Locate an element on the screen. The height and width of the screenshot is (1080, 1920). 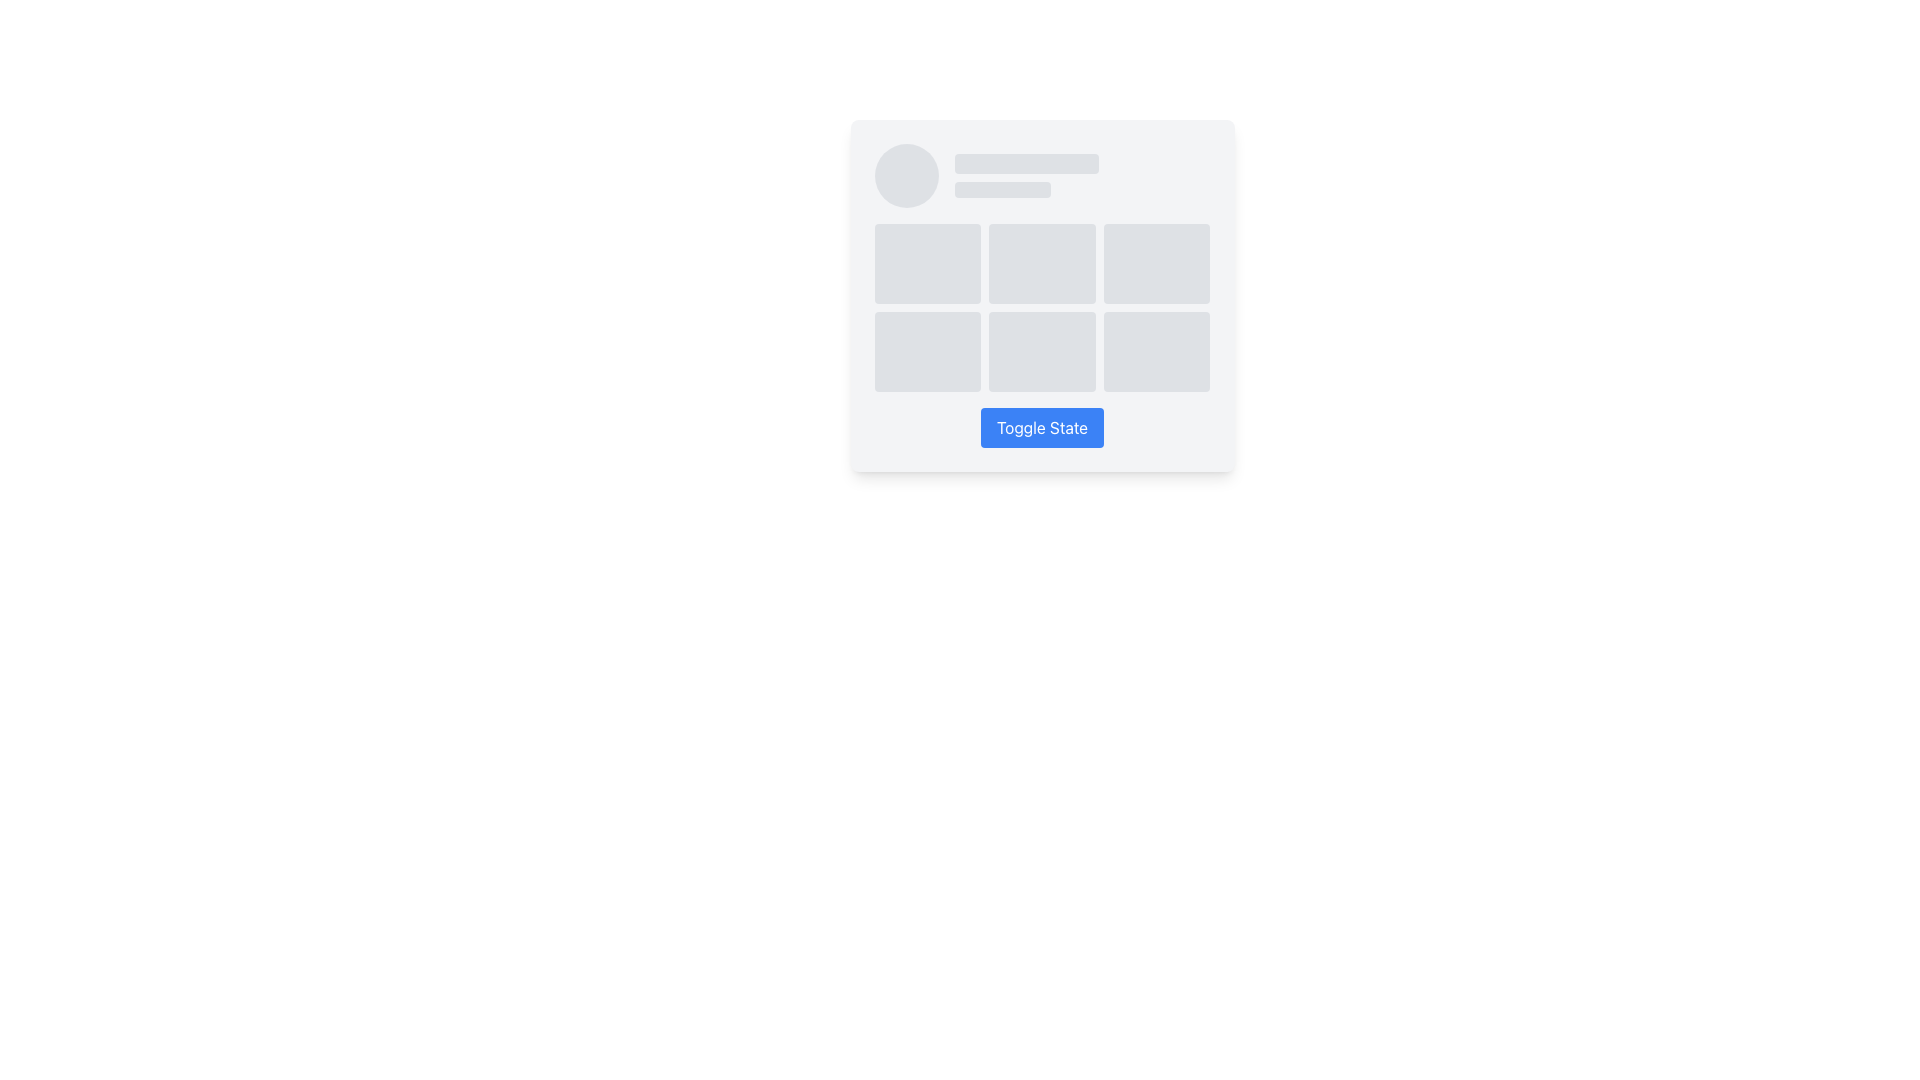
the decorative placeholder or loading indicator located at the top-left portion of the layout, which is the leftmost element in a horizontal group of components is located at coordinates (905, 175).